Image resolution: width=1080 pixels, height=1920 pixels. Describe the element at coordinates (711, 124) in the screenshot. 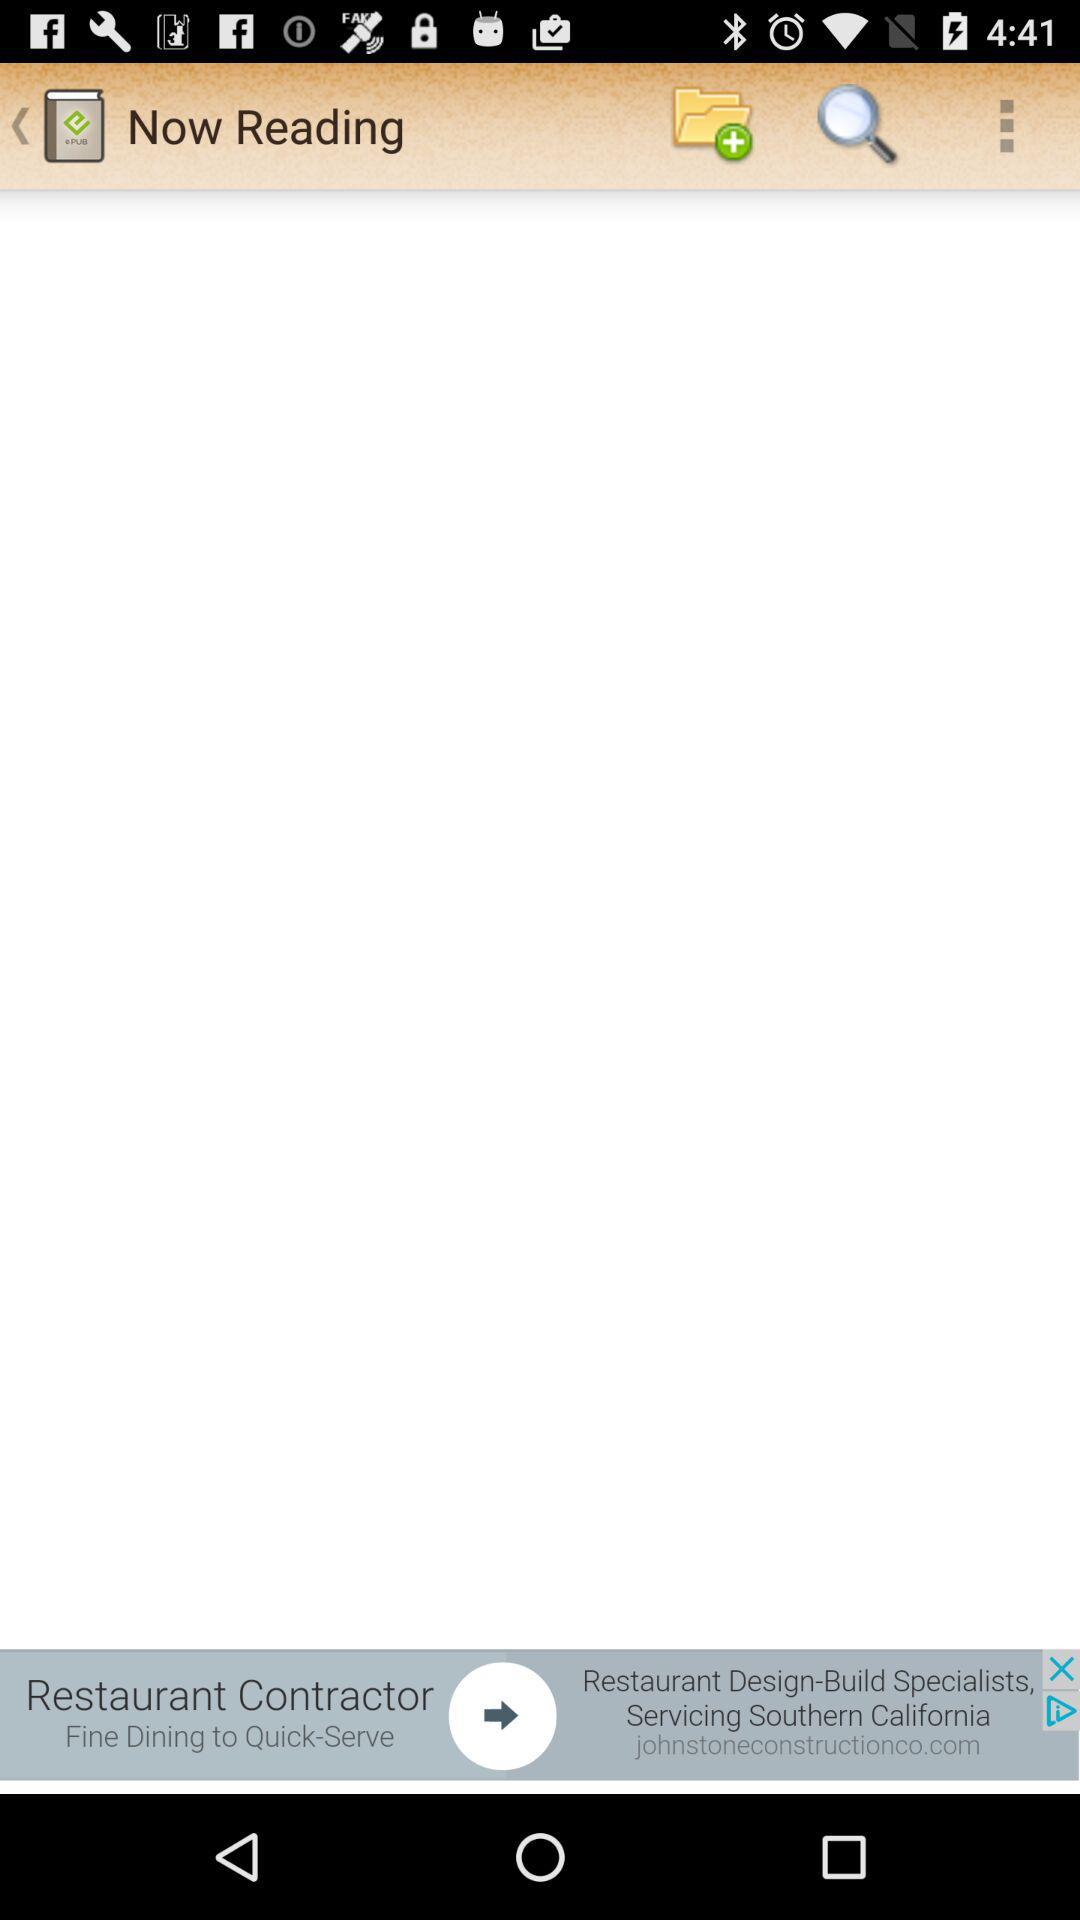

I see `app next to now reading app` at that location.